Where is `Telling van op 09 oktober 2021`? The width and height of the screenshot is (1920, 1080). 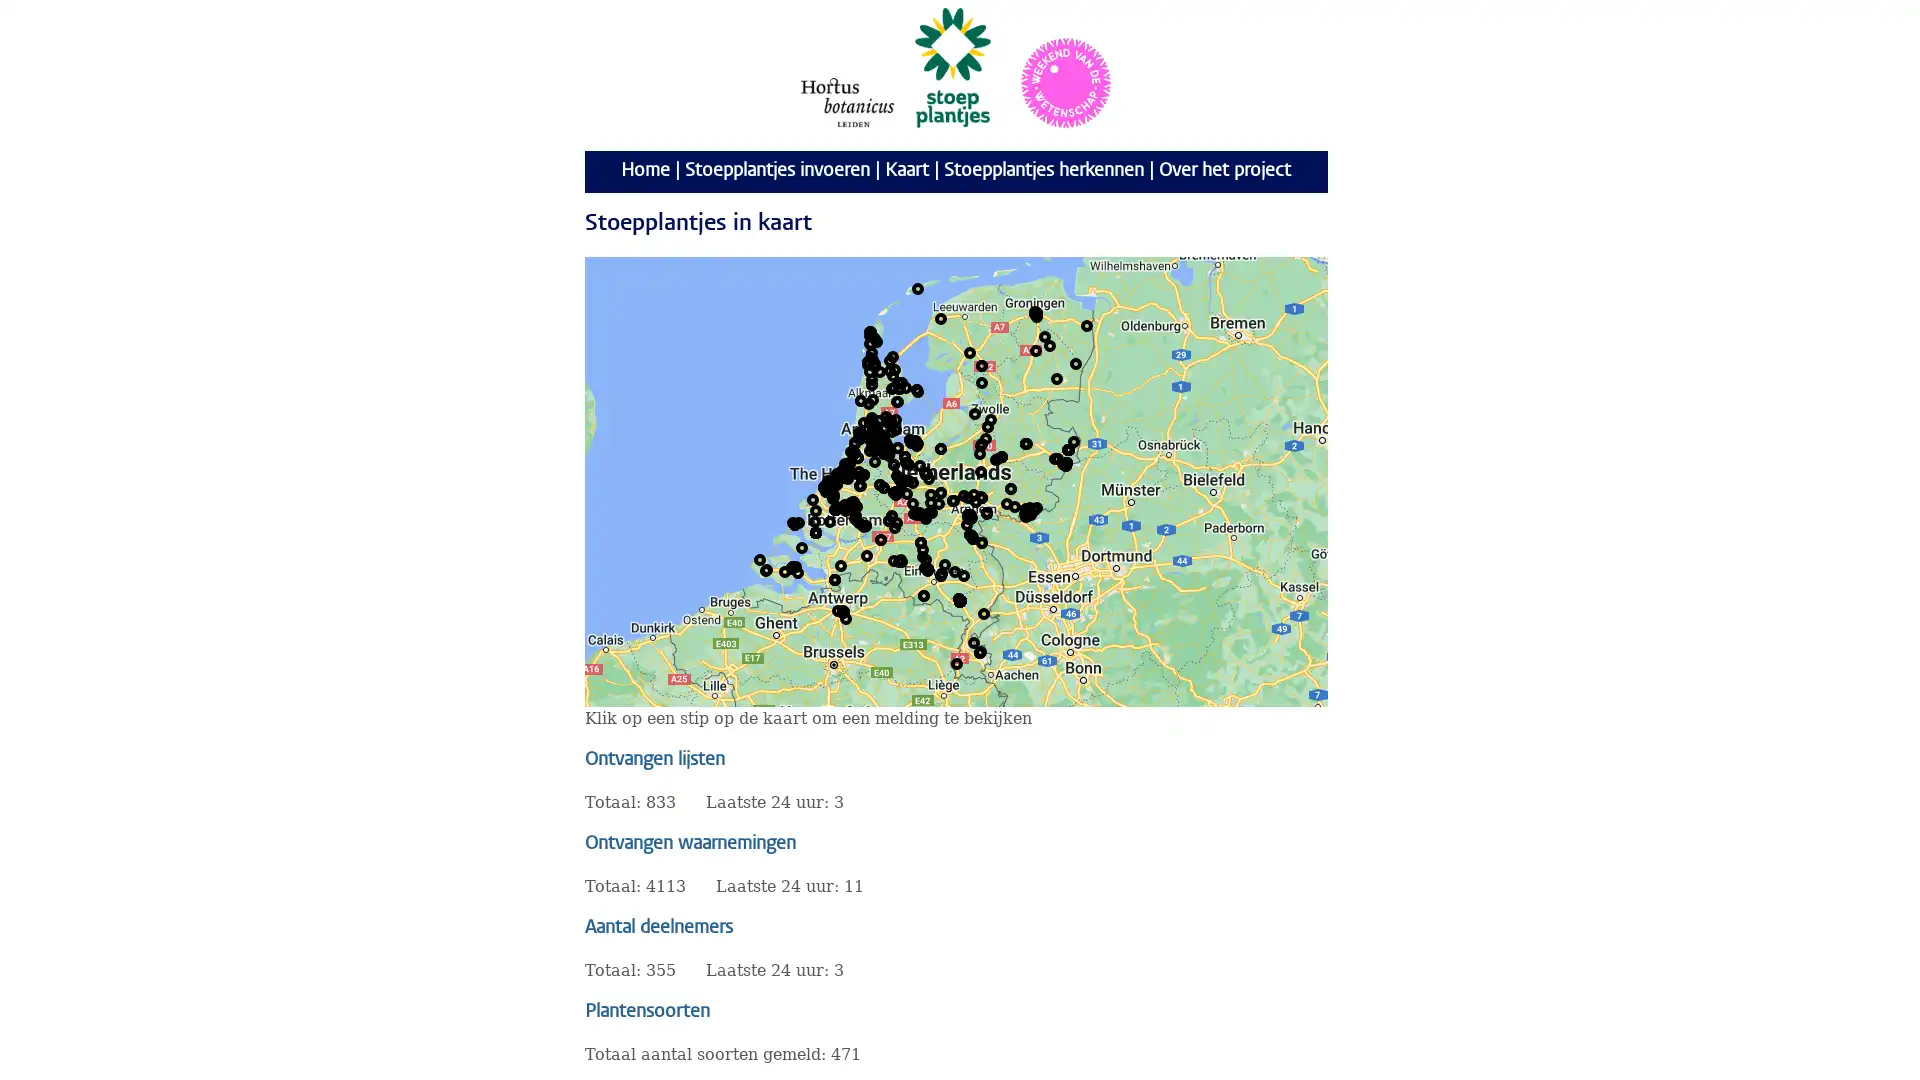
Telling van op 09 oktober 2021 is located at coordinates (874, 445).